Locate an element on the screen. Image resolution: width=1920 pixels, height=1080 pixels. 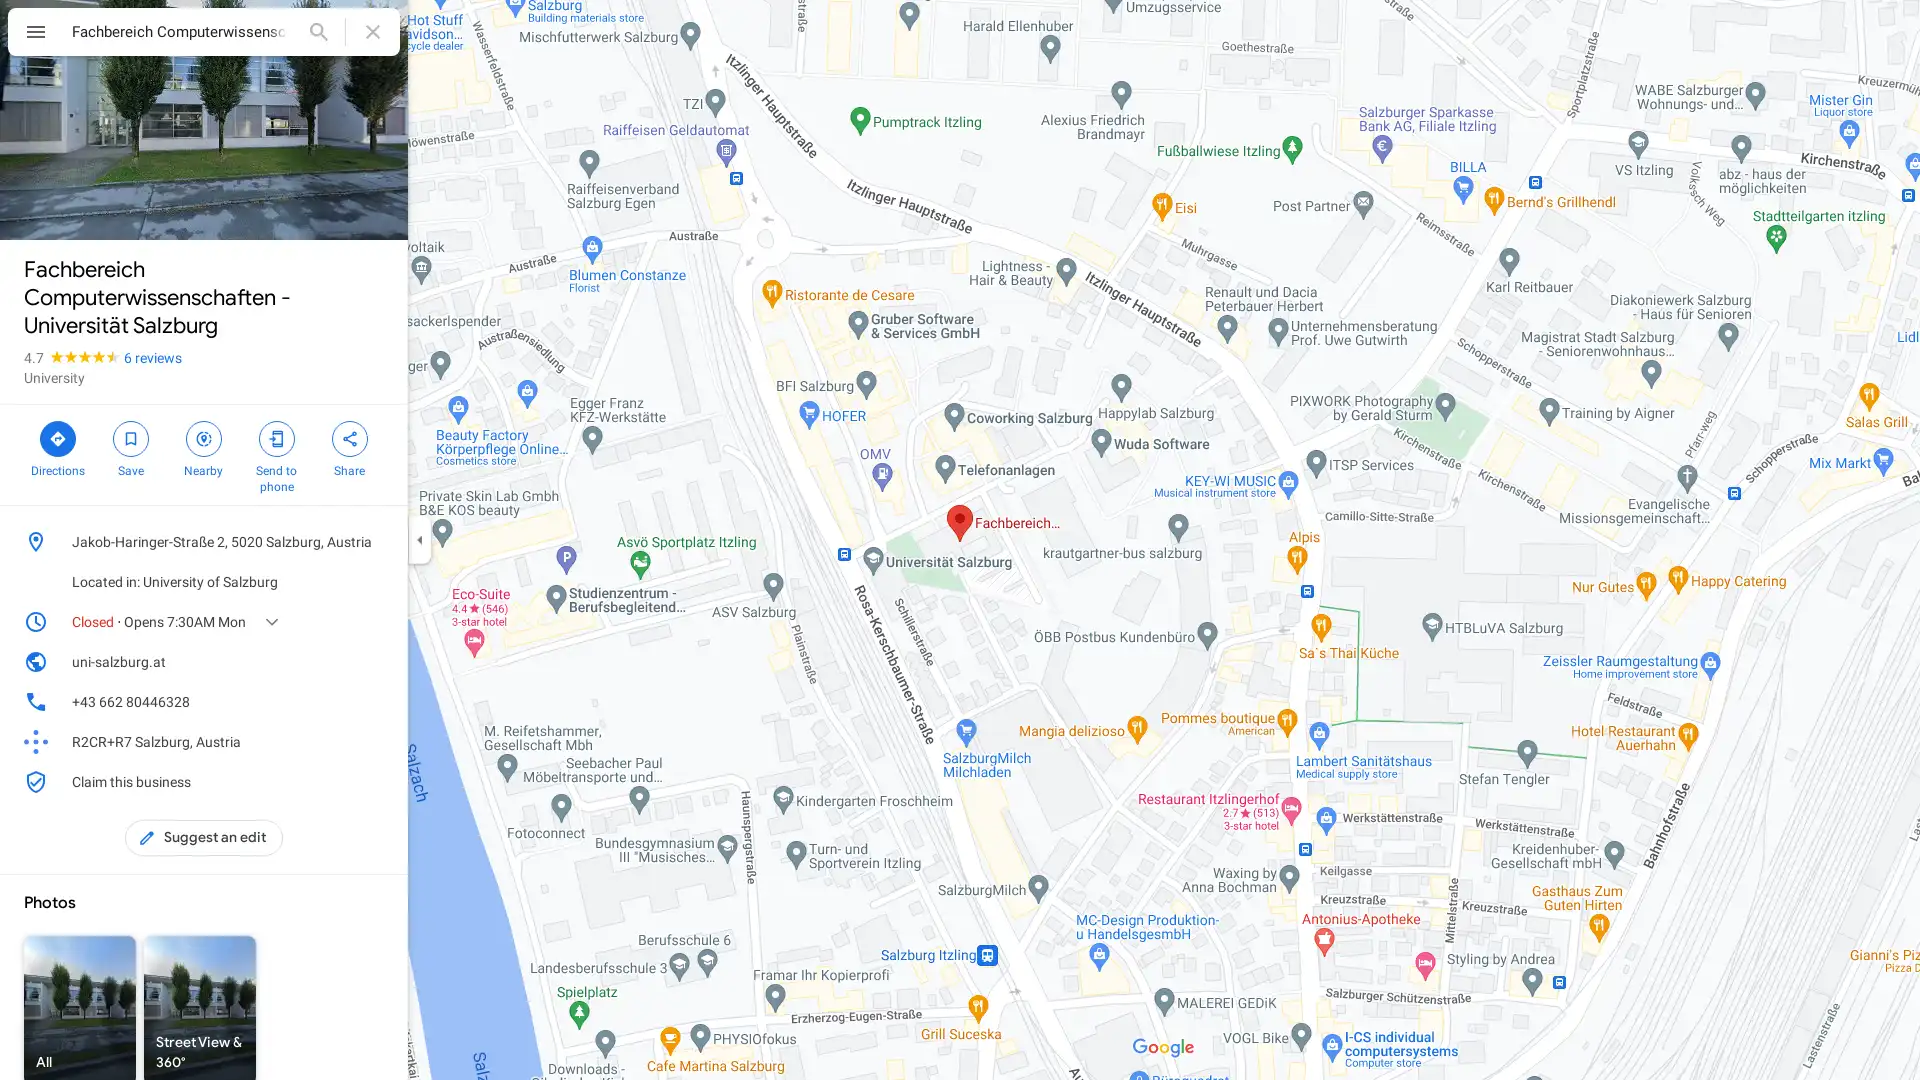
Share Fachbereich Computerwissenschaften - Universitat Salzburg is located at coordinates (349, 446).